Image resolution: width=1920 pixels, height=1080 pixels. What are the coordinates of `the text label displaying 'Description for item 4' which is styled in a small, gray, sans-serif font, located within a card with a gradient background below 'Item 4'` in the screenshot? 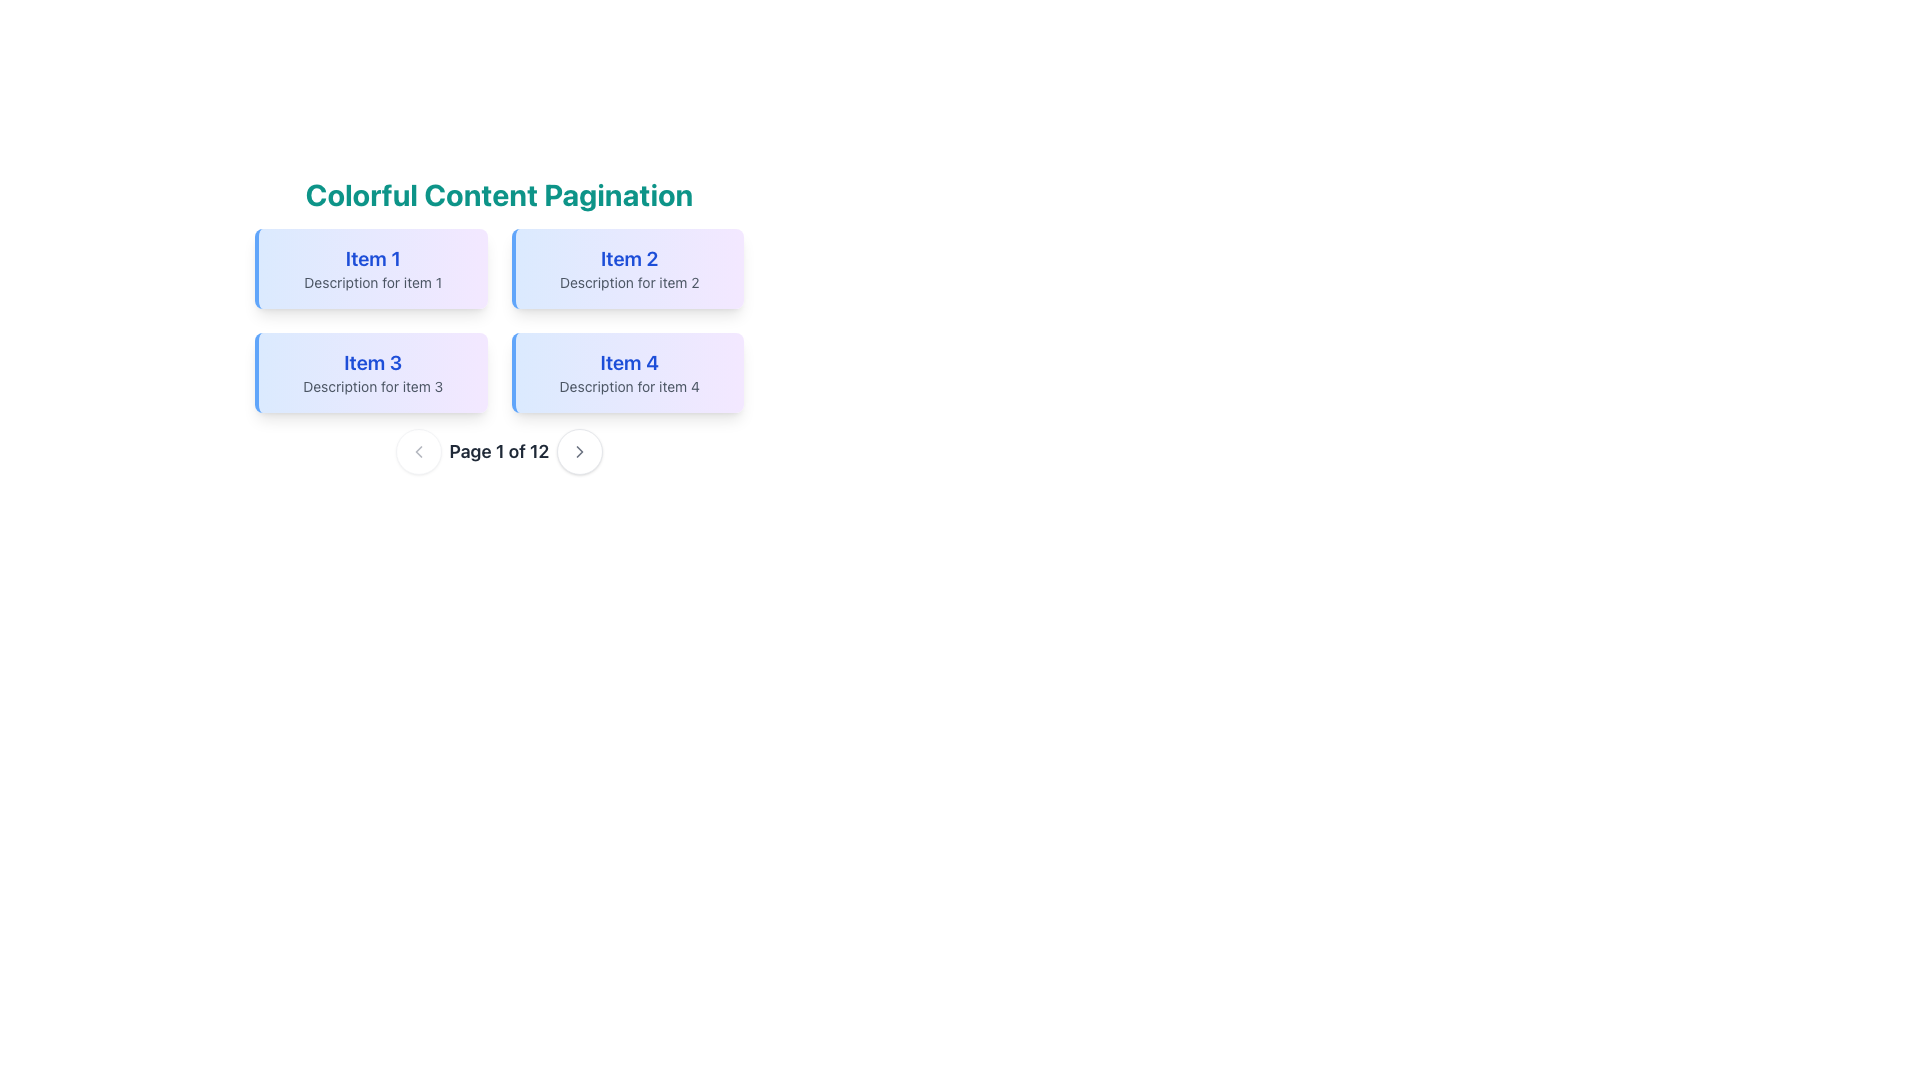 It's located at (628, 386).